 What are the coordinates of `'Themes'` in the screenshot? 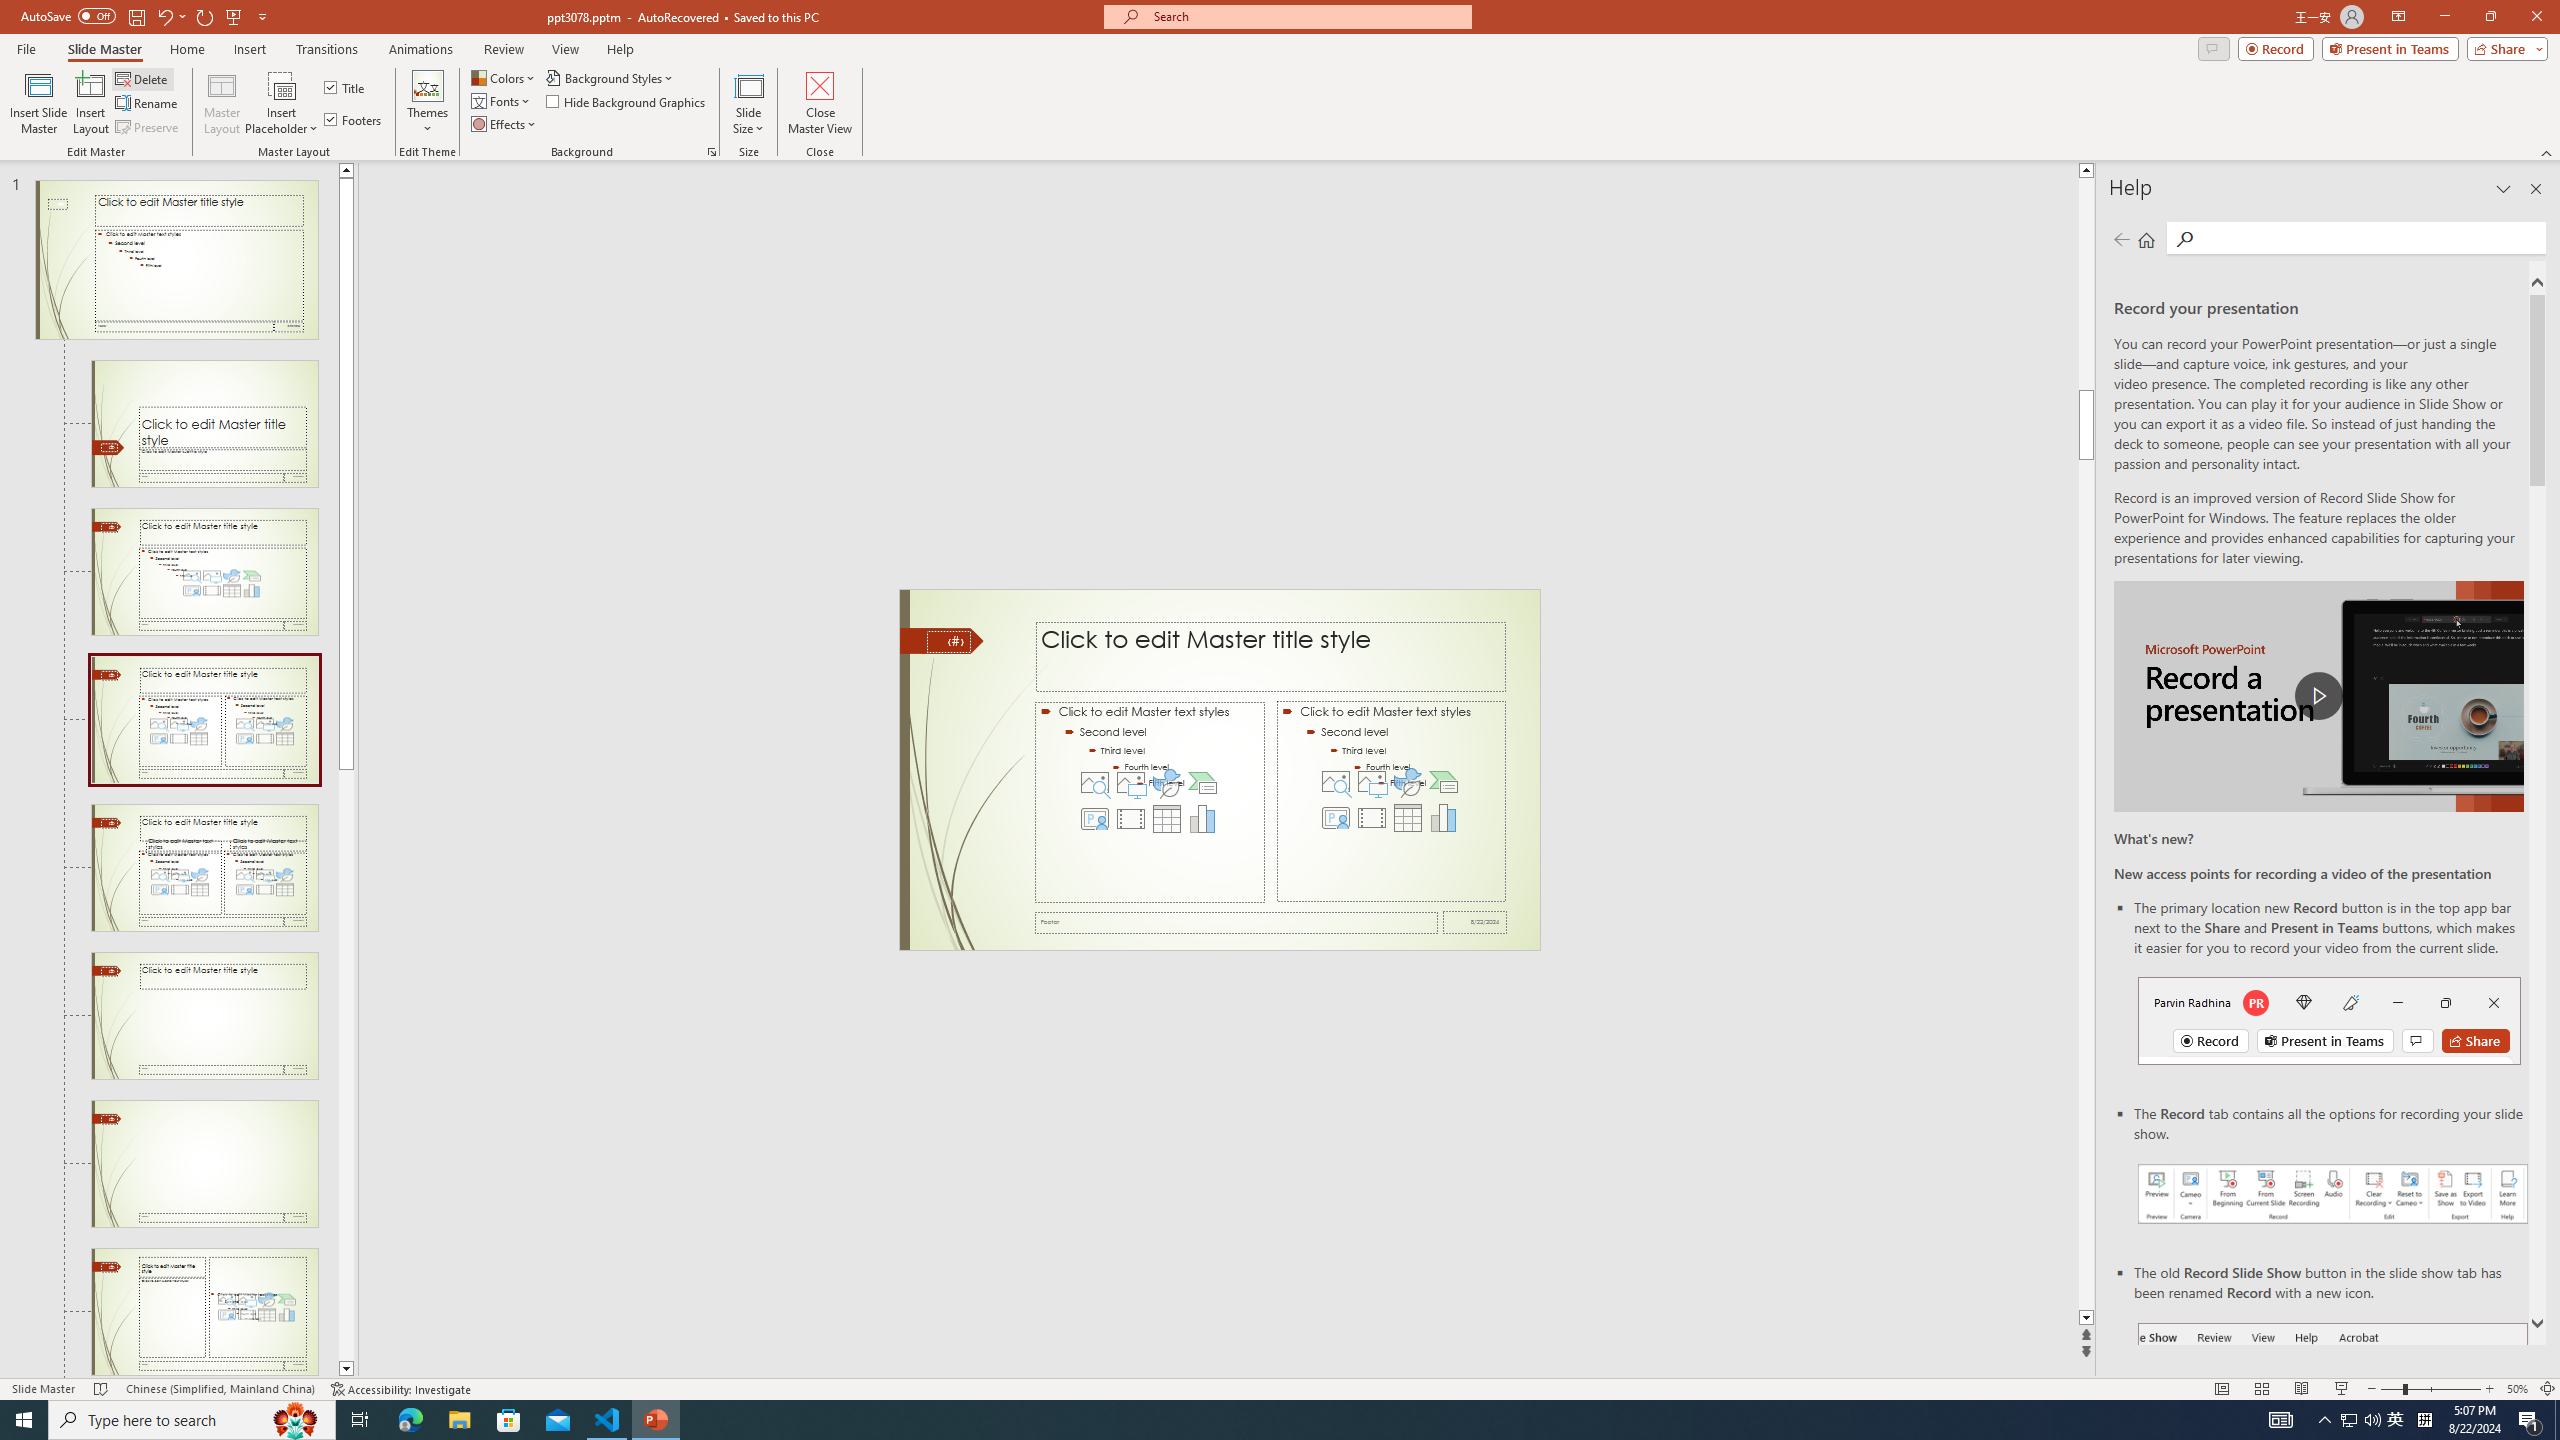 It's located at (427, 103).